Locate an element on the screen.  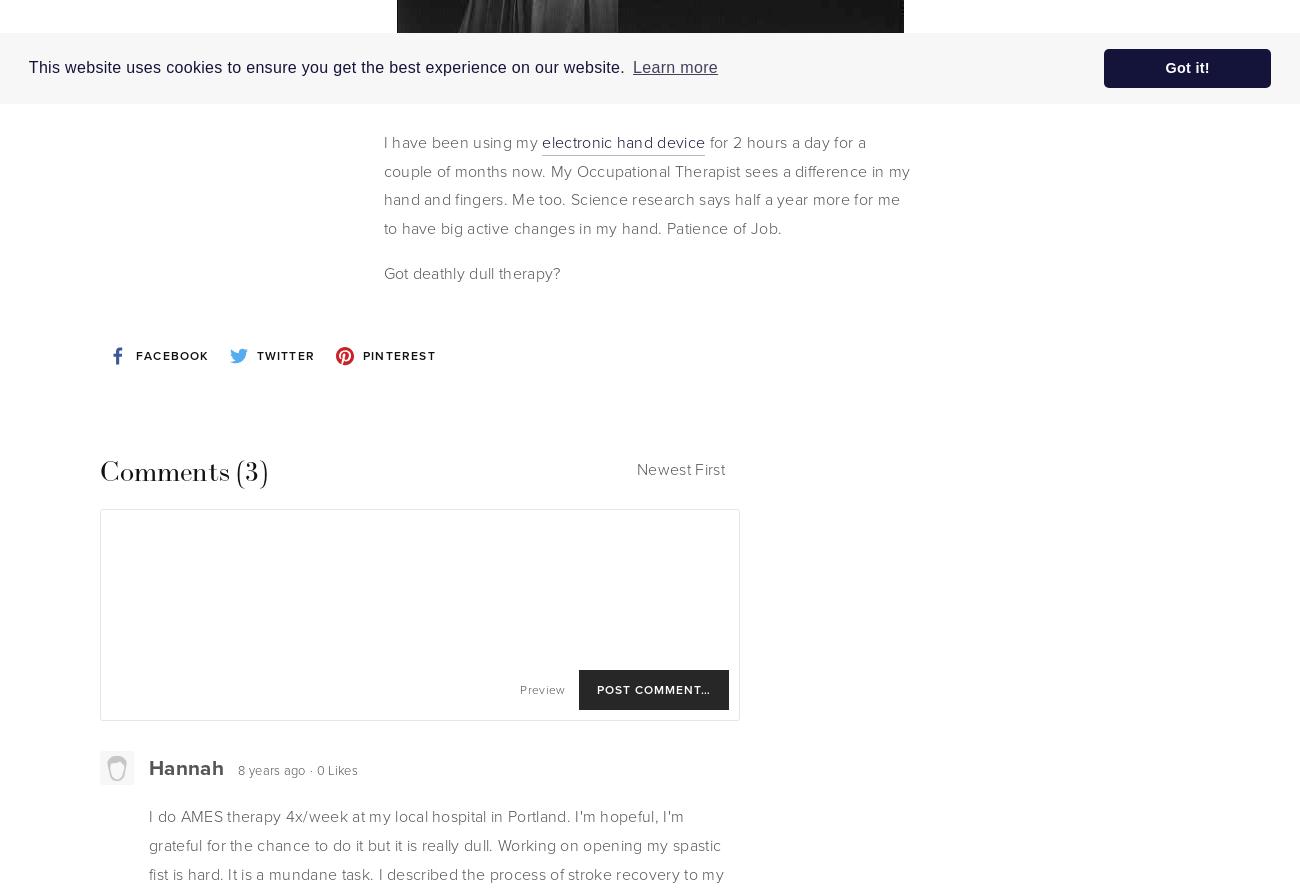
'Twitter' is located at coordinates (285, 354).